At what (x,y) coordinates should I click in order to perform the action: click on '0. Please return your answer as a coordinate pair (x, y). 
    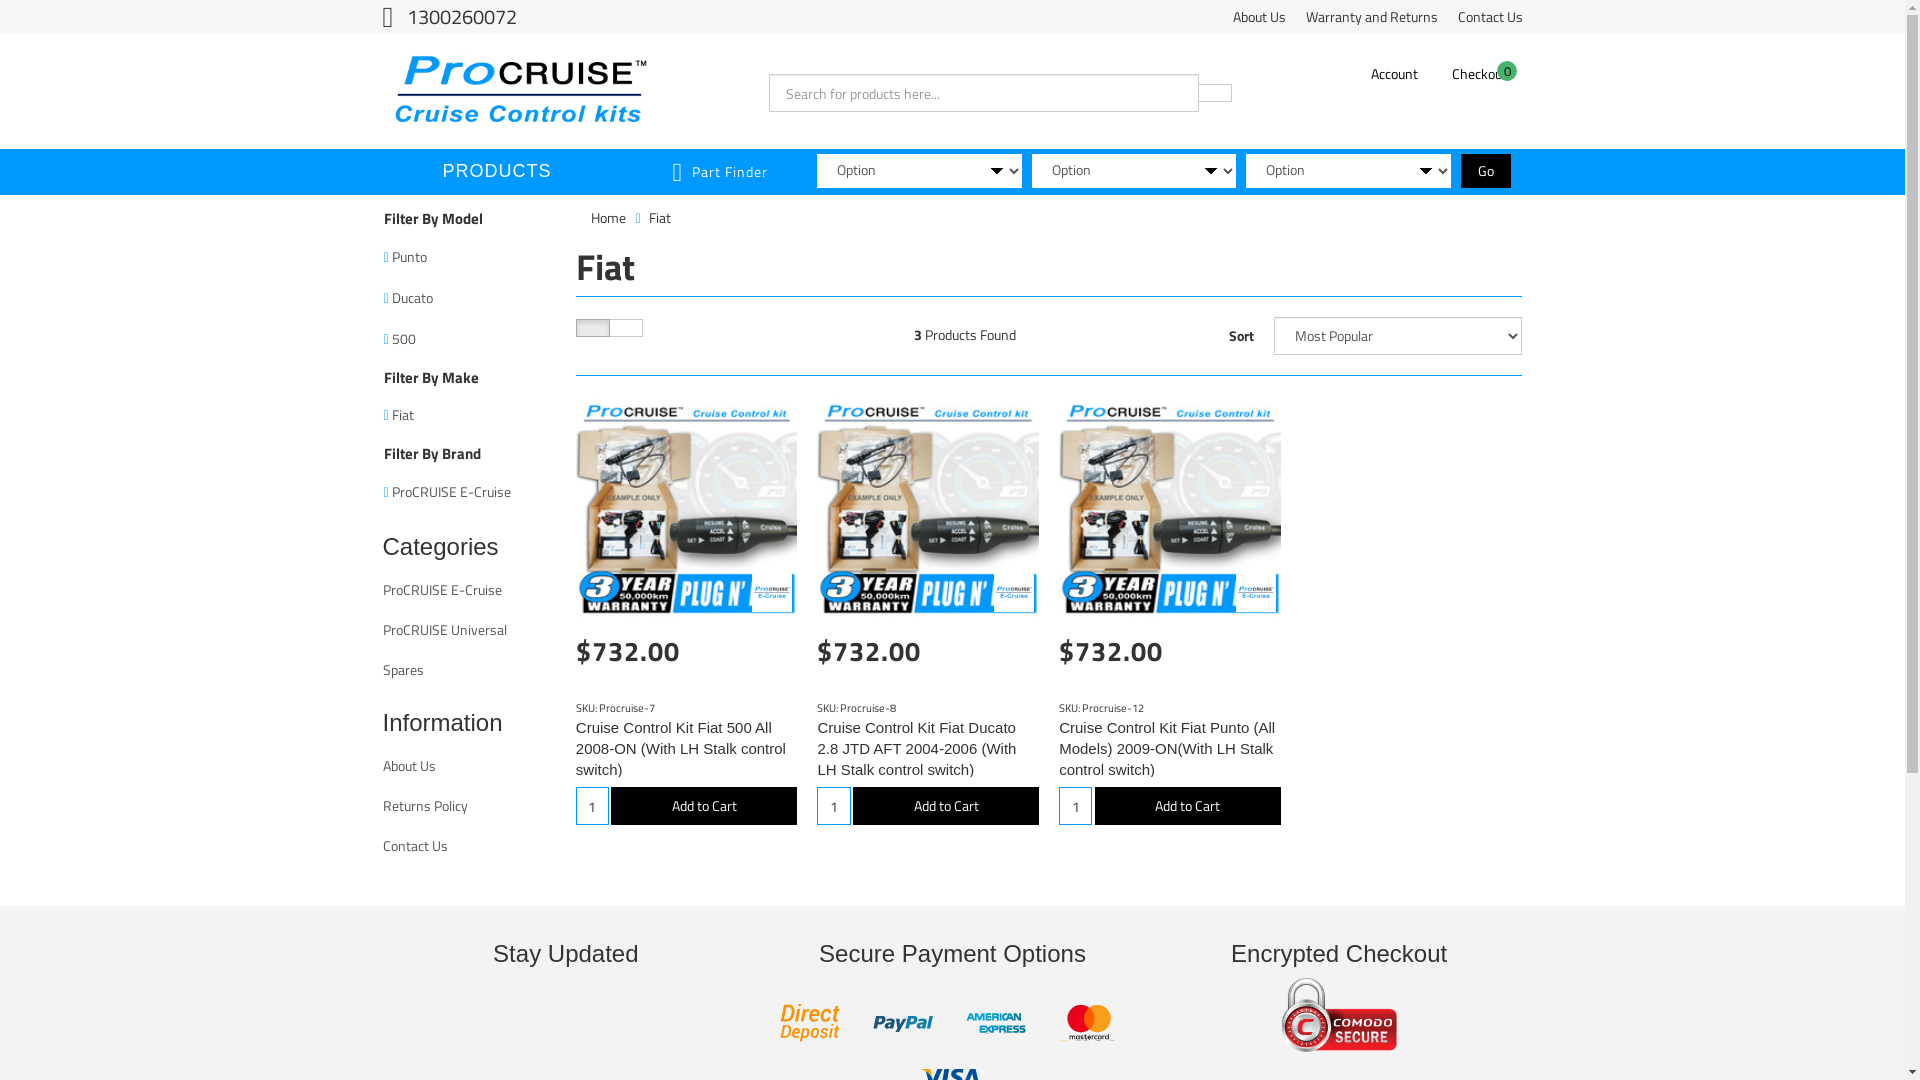
    Looking at the image, I should click on (1479, 72).